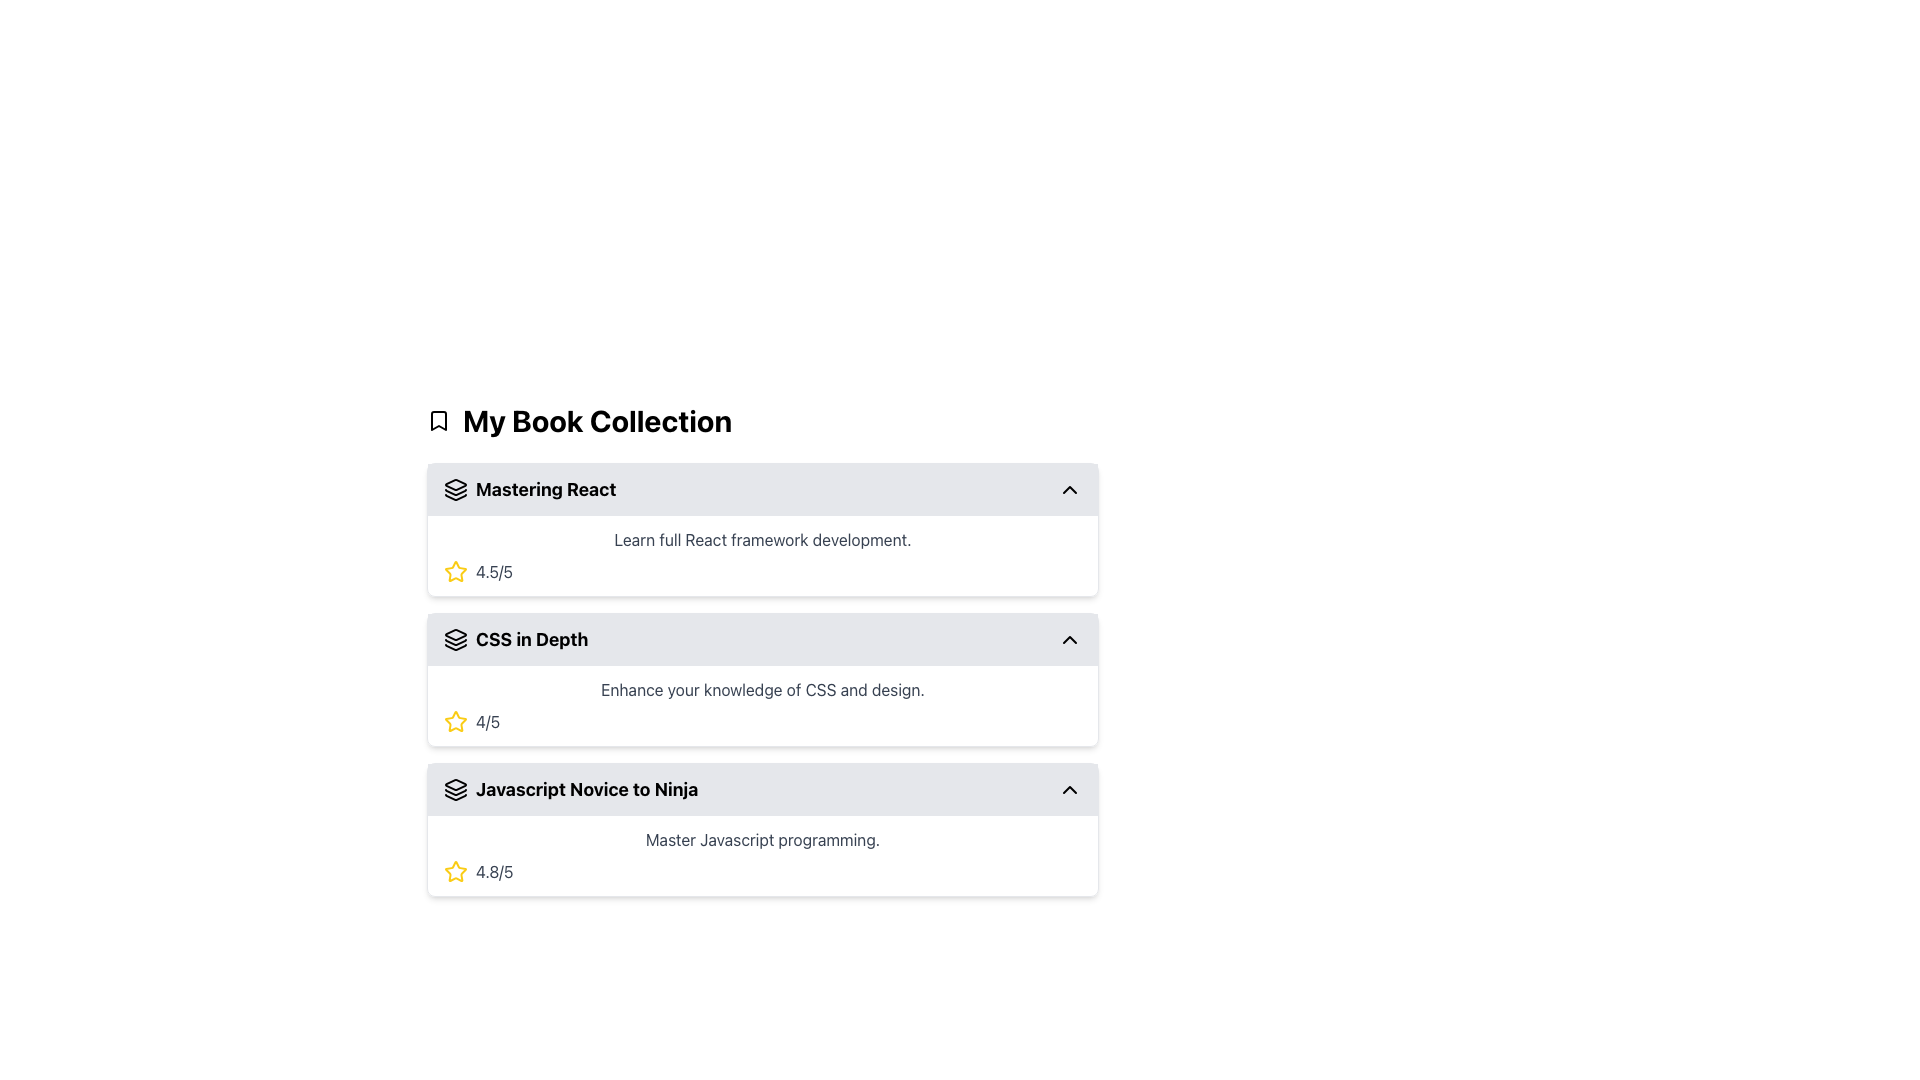 The width and height of the screenshot is (1920, 1080). Describe the element at coordinates (1069, 789) in the screenshot. I see `the collapse control icon for the 'Javascript Novice to Ninja' section header, located at the far right end of the header` at that location.